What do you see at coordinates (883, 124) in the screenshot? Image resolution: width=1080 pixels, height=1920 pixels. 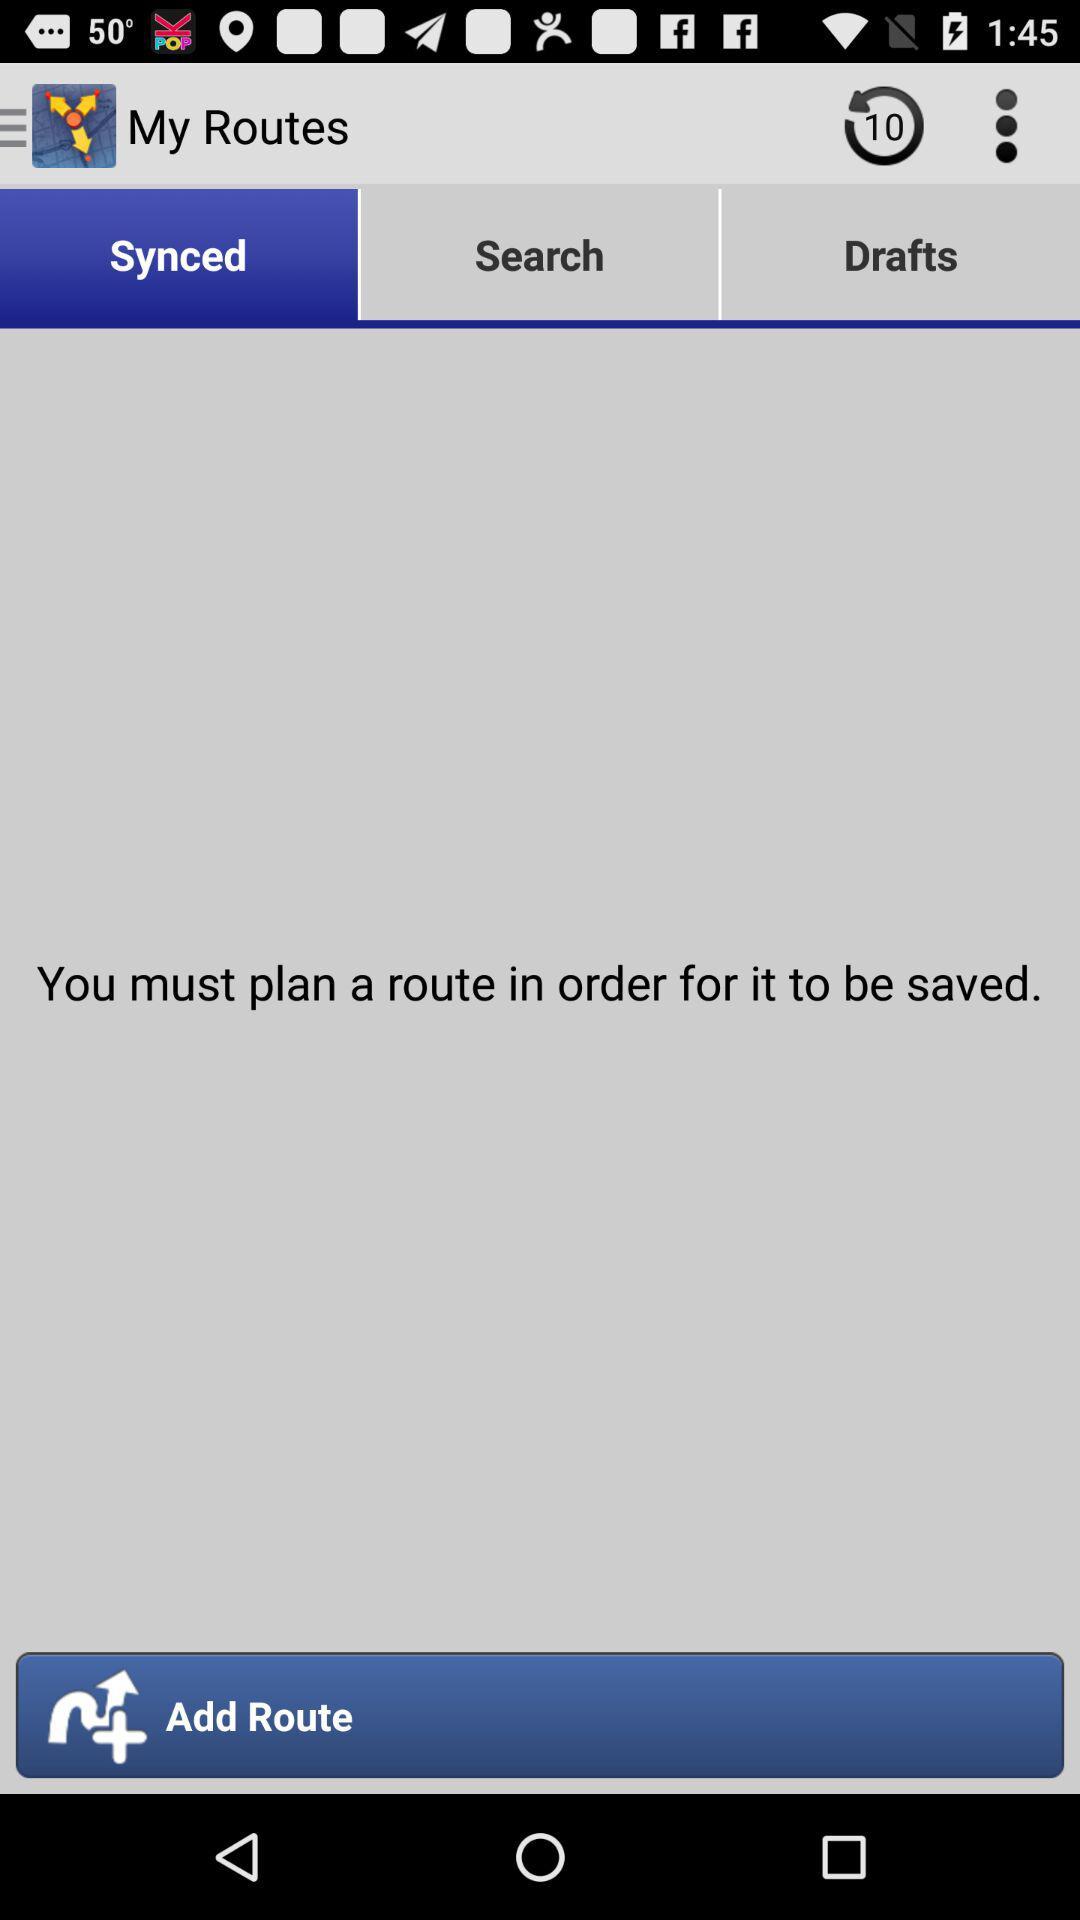 I see `the icon next to my routes icon` at bounding box center [883, 124].